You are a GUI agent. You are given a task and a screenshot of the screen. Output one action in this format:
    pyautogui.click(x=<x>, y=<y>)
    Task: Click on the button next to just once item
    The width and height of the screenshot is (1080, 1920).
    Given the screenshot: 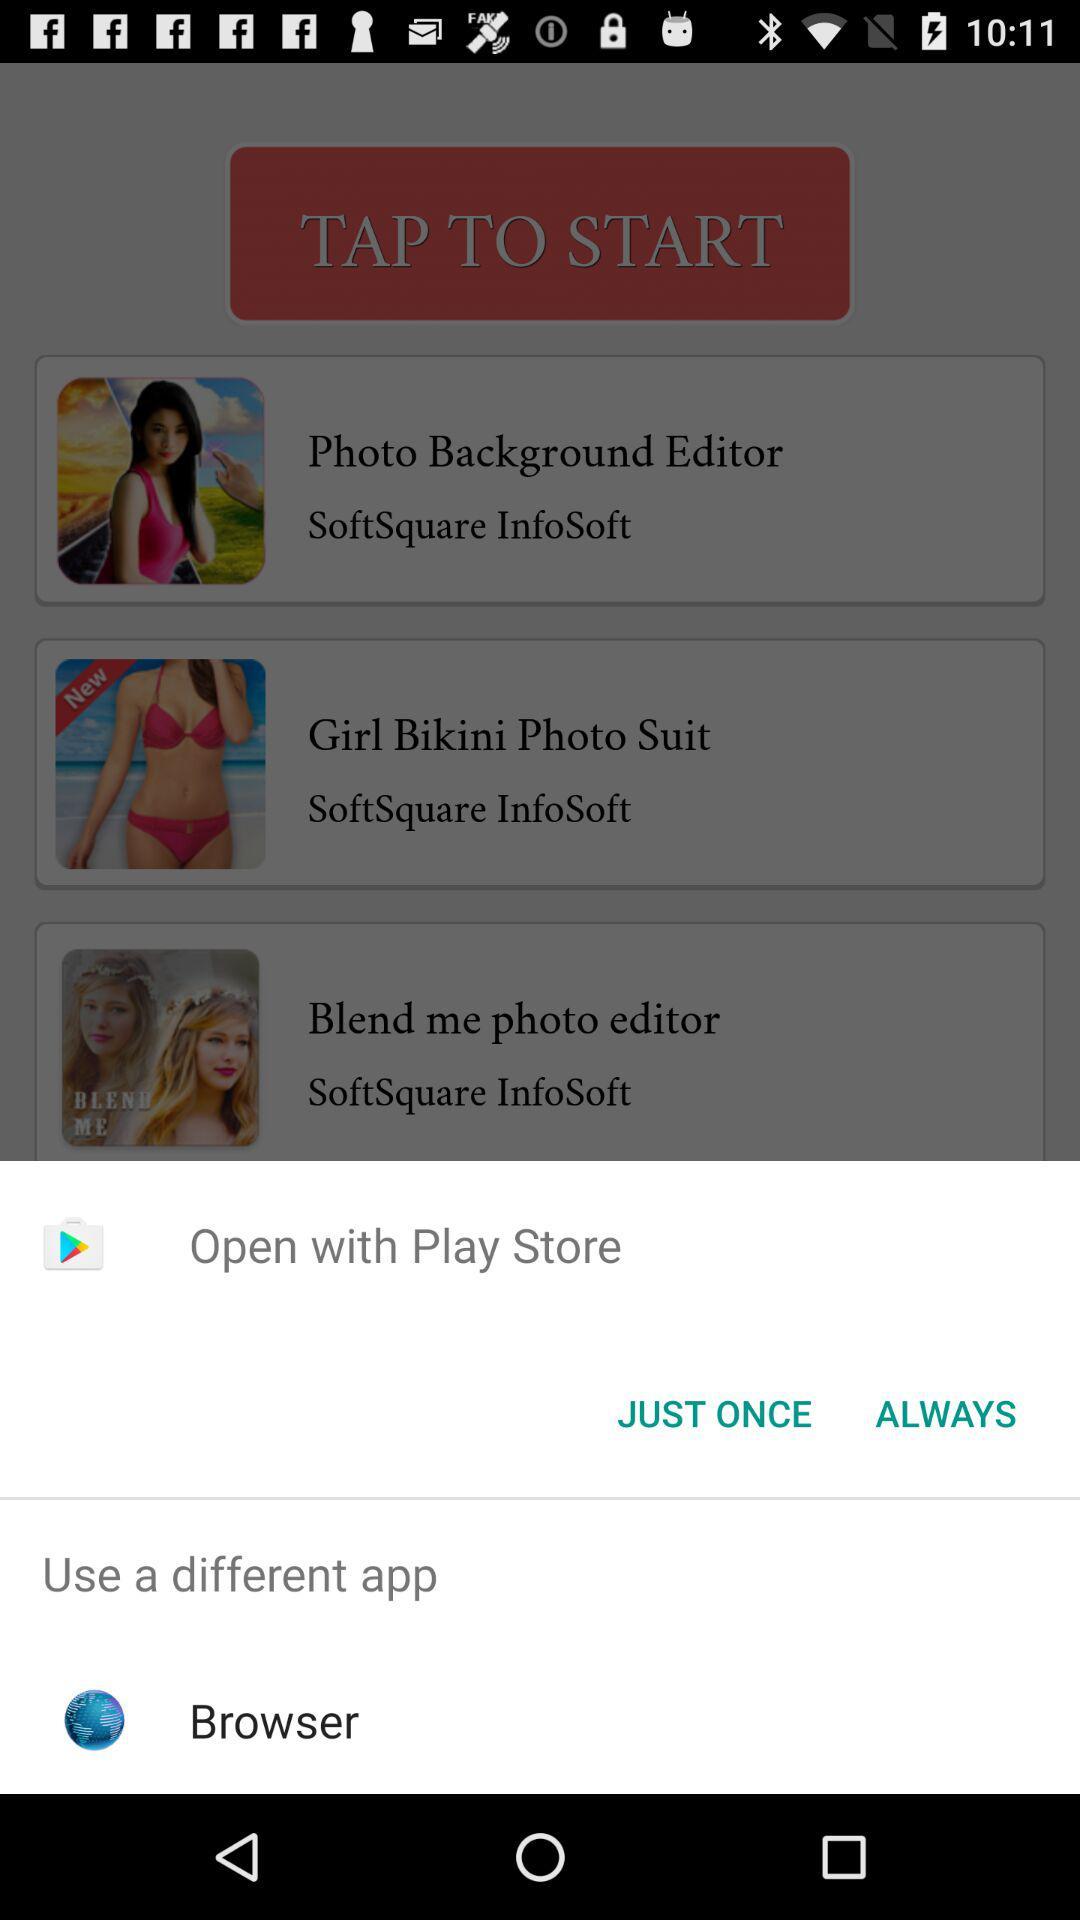 What is the action you would take?
    pyautogui.click(x=945, y=1411)
    